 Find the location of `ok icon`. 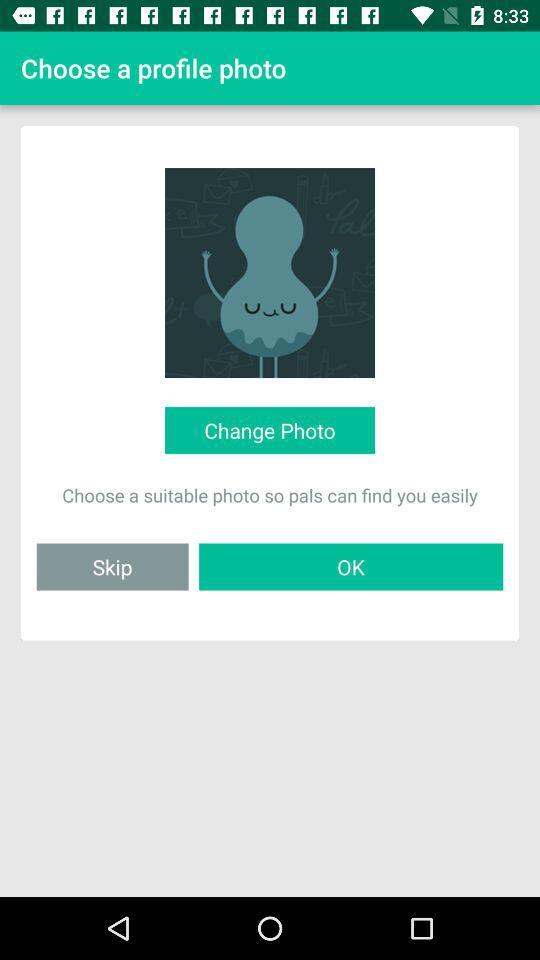

ok icon is located at coordinates (350, 566).